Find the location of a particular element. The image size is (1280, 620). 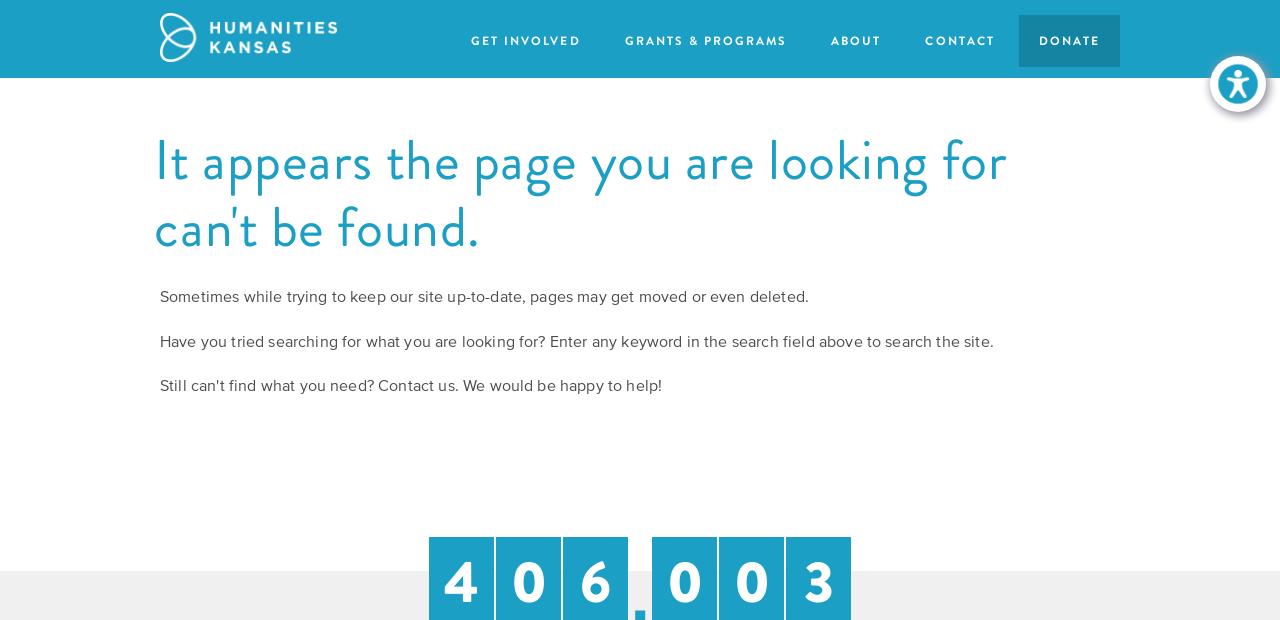

'Contact' is located at coordinates (958, 39).